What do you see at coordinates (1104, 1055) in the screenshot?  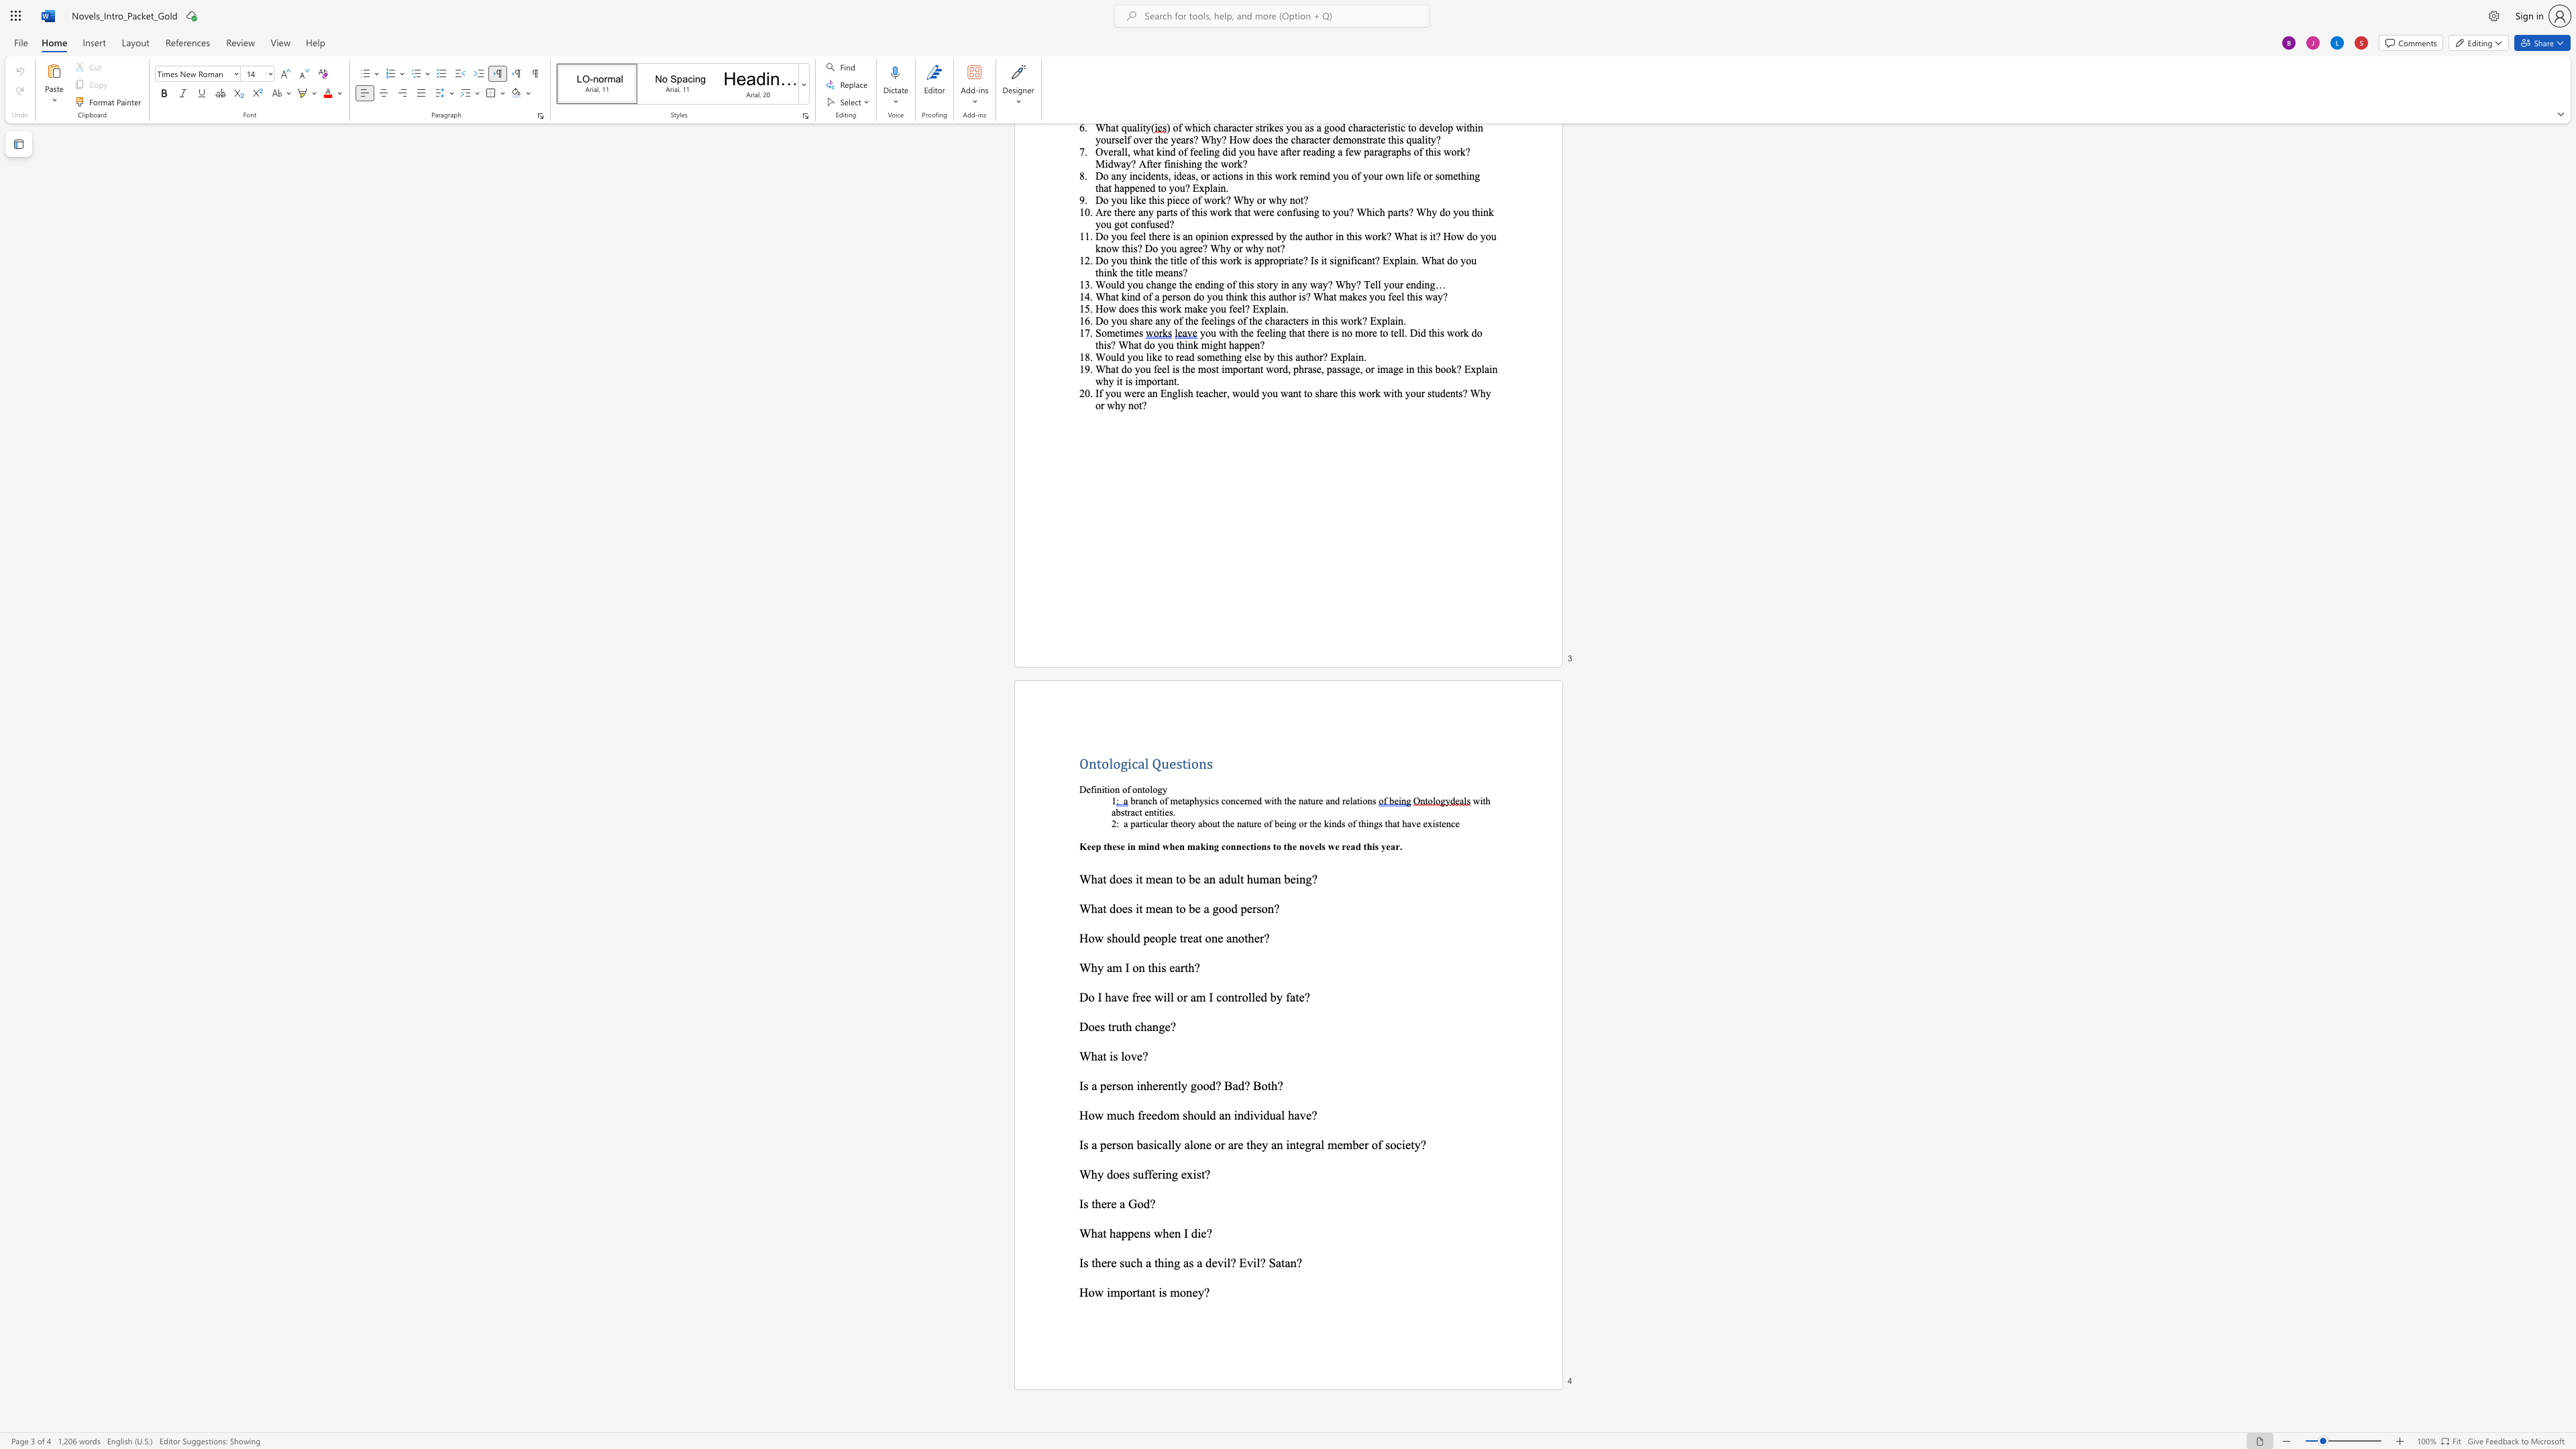 I see `the 1th character "t" in the text` at bounding box center [1104, 1055].